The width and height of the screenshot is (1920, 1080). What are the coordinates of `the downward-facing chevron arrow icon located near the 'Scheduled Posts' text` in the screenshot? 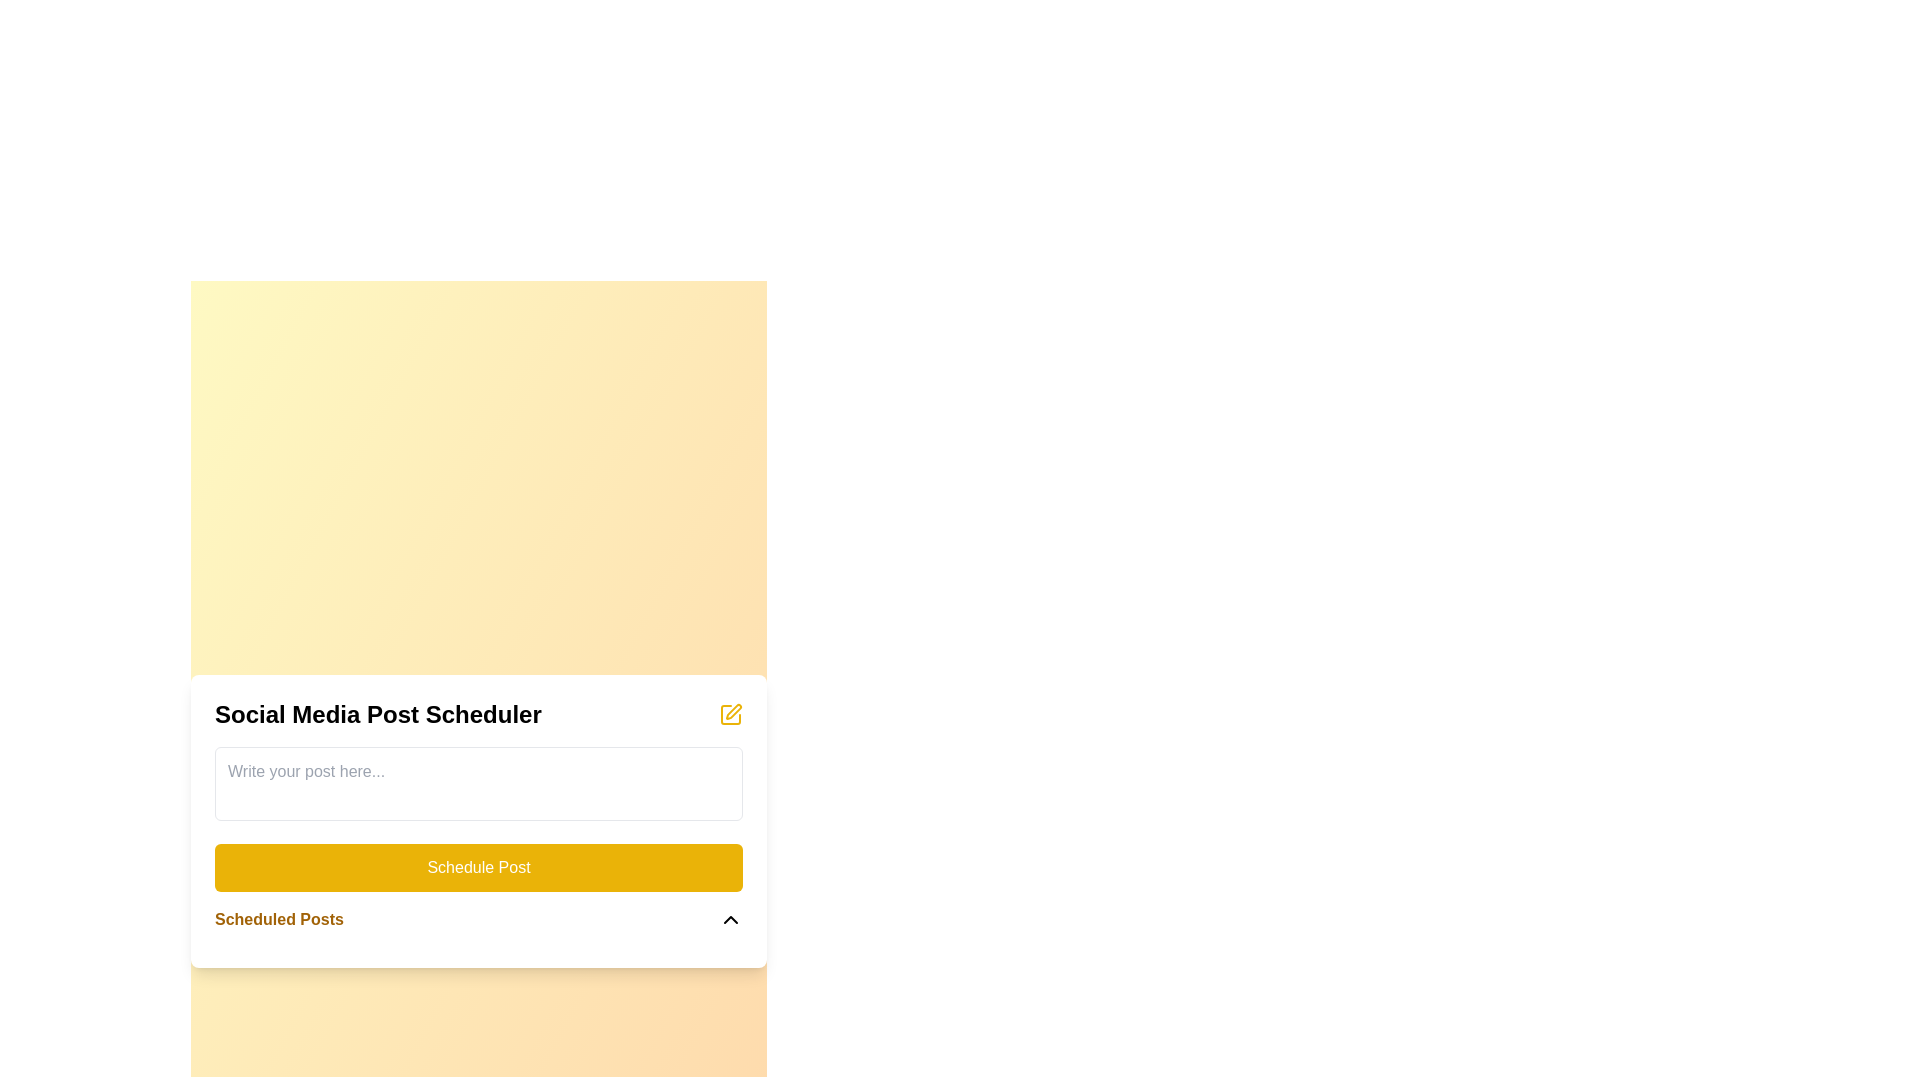 It's located at (729, 919).